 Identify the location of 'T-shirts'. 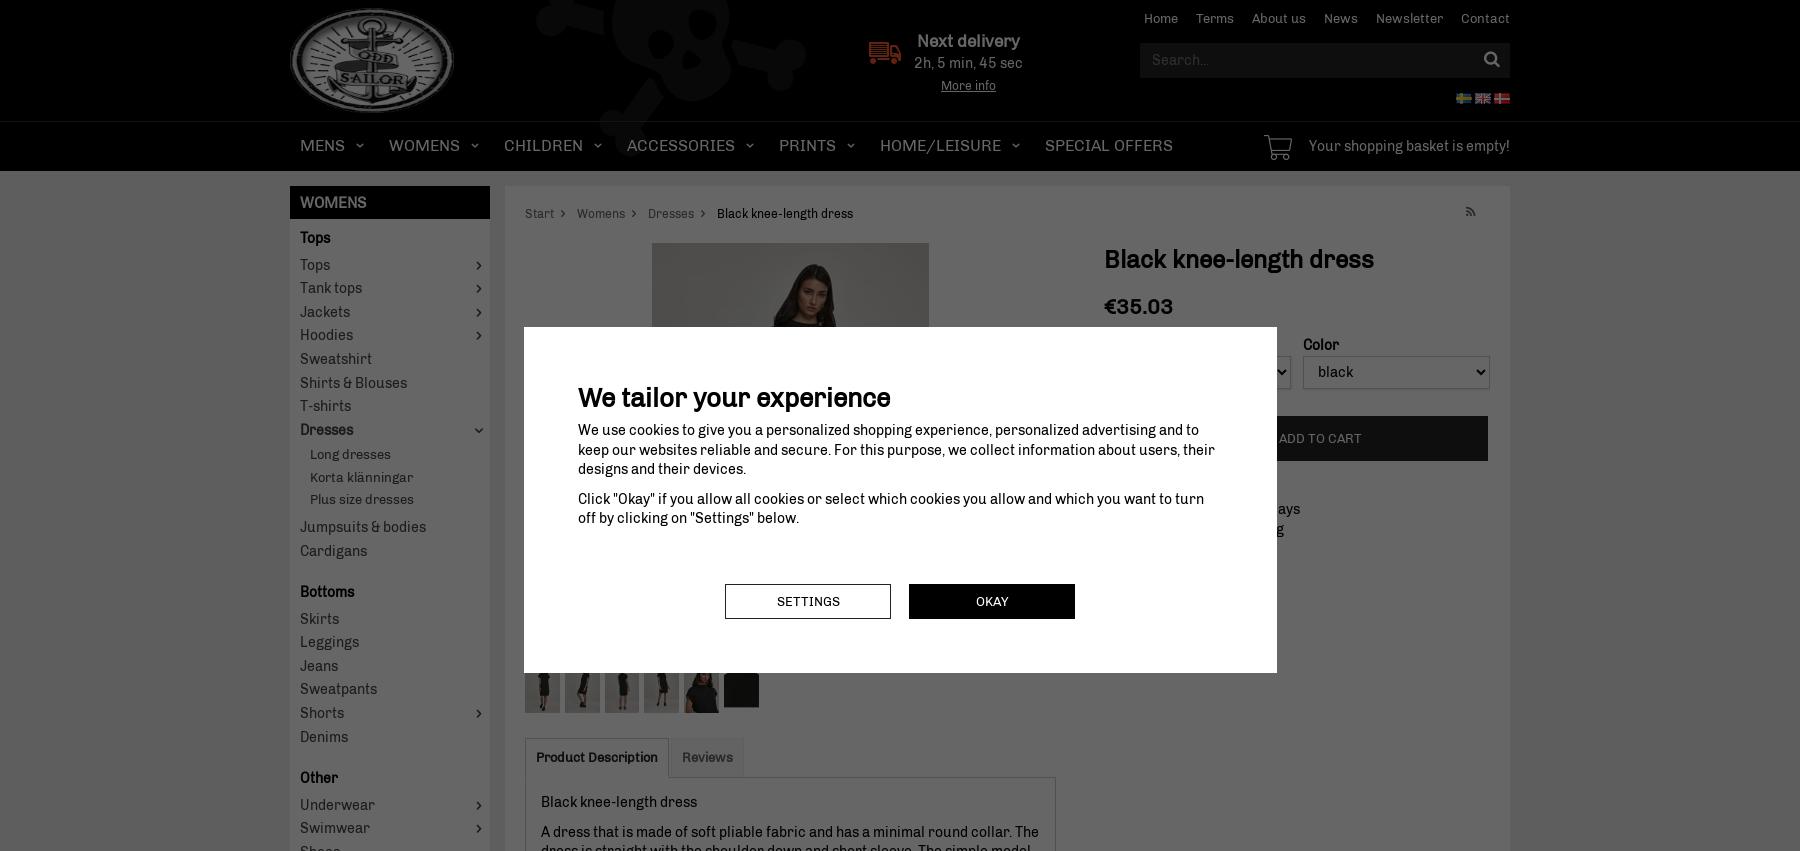
(324, 405).